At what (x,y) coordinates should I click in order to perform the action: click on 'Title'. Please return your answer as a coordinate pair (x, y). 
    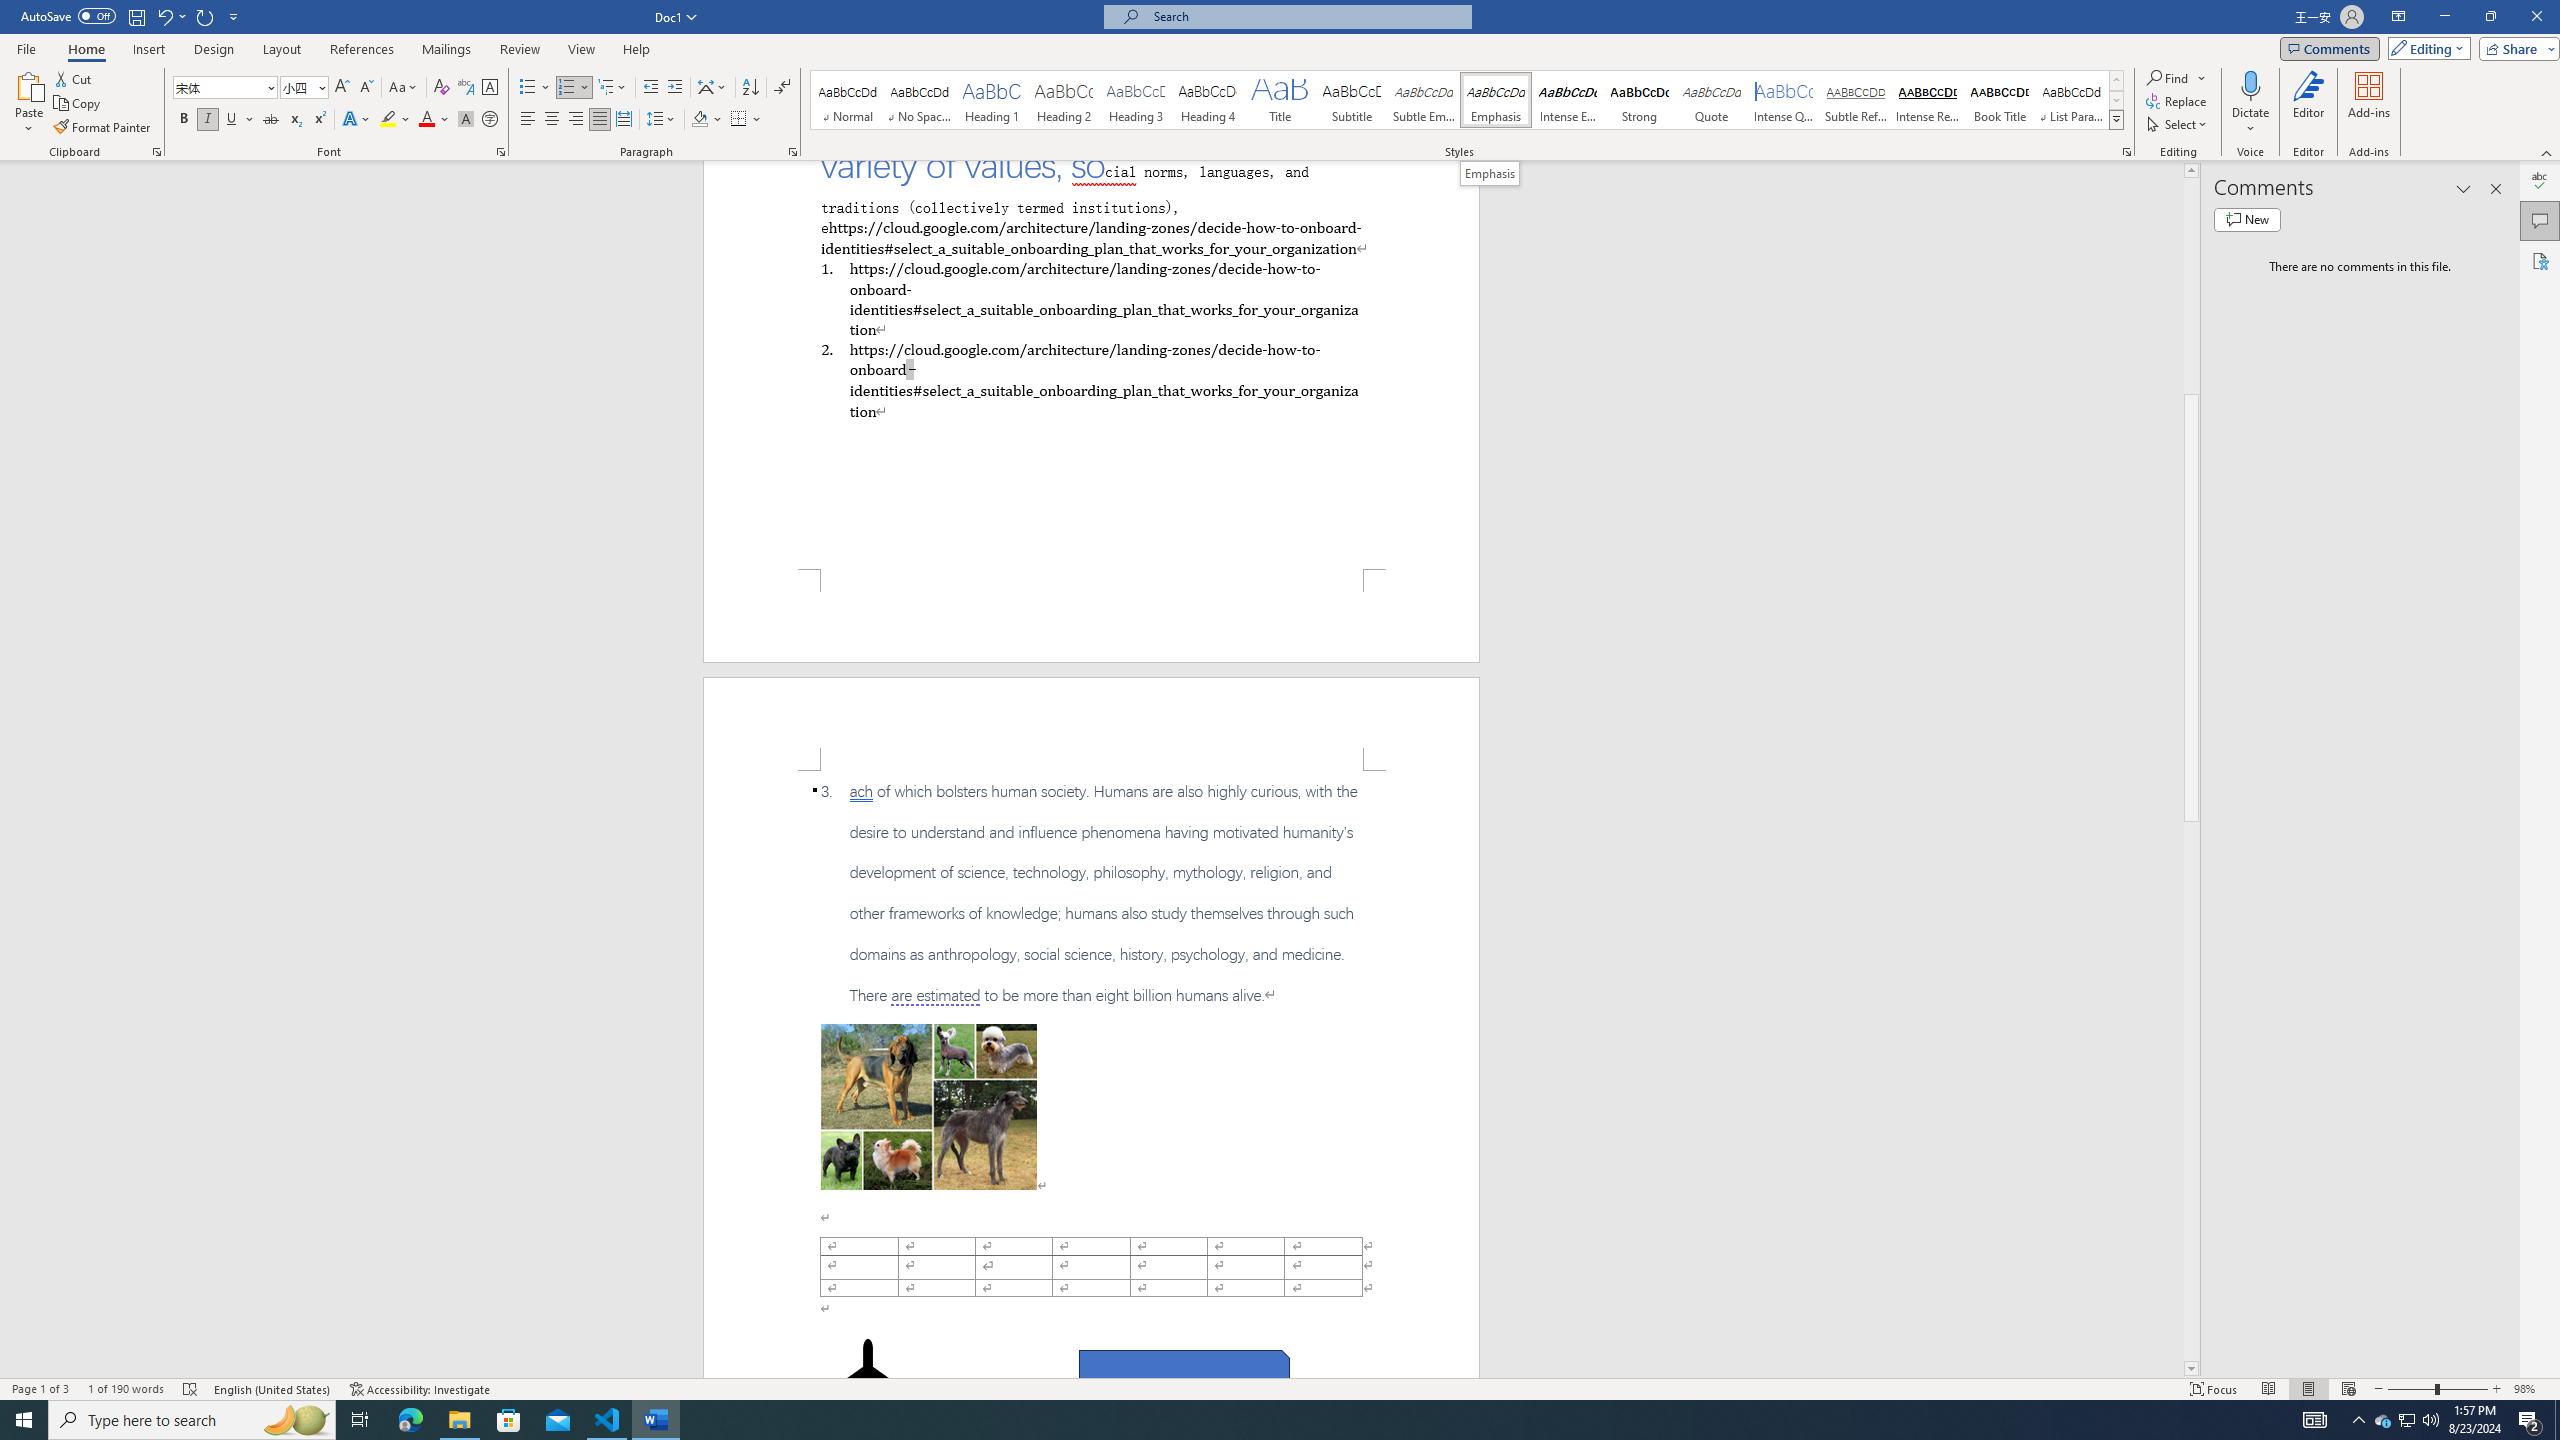
    Looking at the image, I should click on (1280, 99).